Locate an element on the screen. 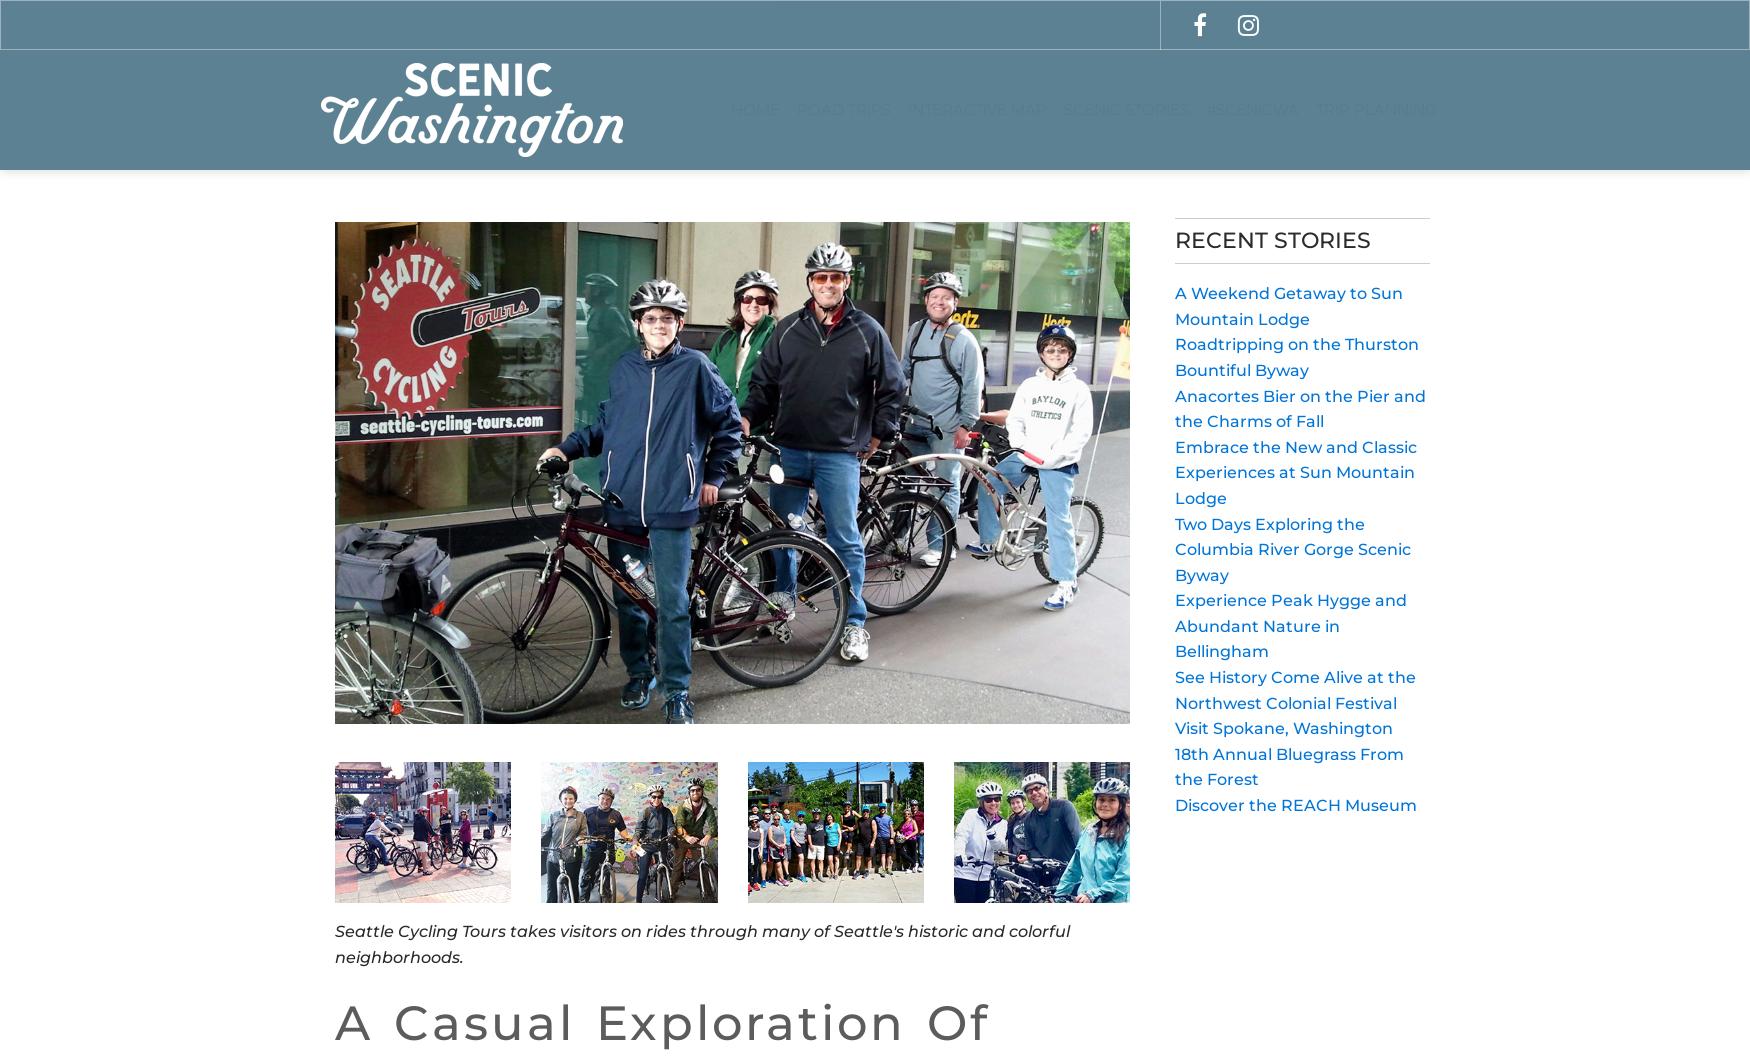  'Two Days Exploring the Columbia River Gorge Scenic Byway' is located at coordinates (1173, 547).